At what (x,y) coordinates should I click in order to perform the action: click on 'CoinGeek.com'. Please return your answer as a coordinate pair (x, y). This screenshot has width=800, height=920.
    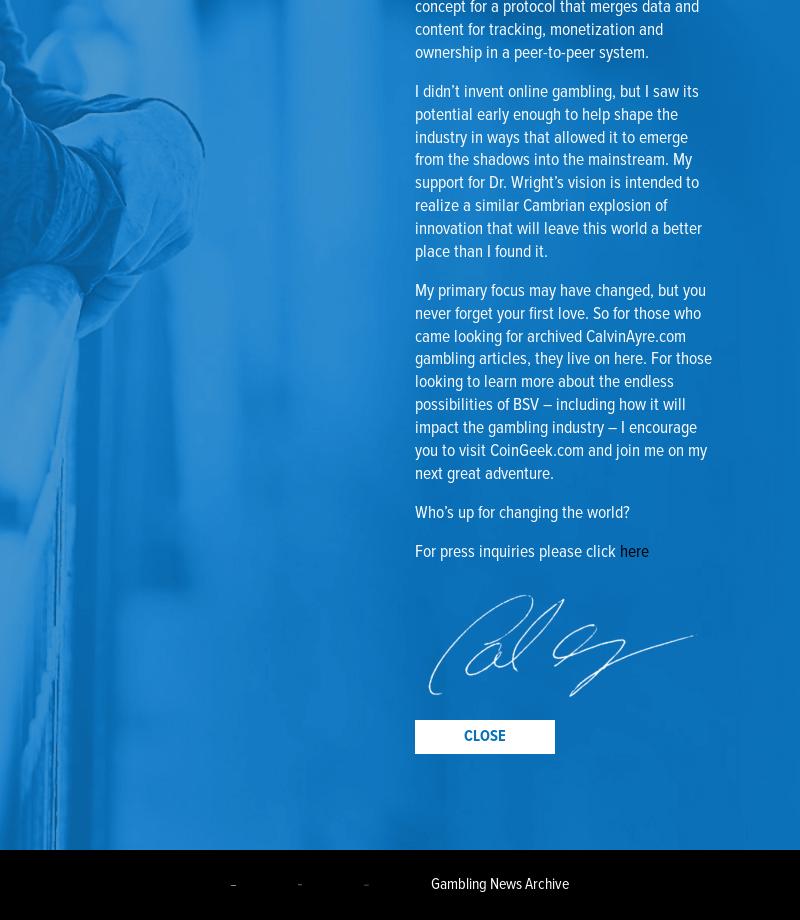
    Looking at the image, I should click on (537, 449).